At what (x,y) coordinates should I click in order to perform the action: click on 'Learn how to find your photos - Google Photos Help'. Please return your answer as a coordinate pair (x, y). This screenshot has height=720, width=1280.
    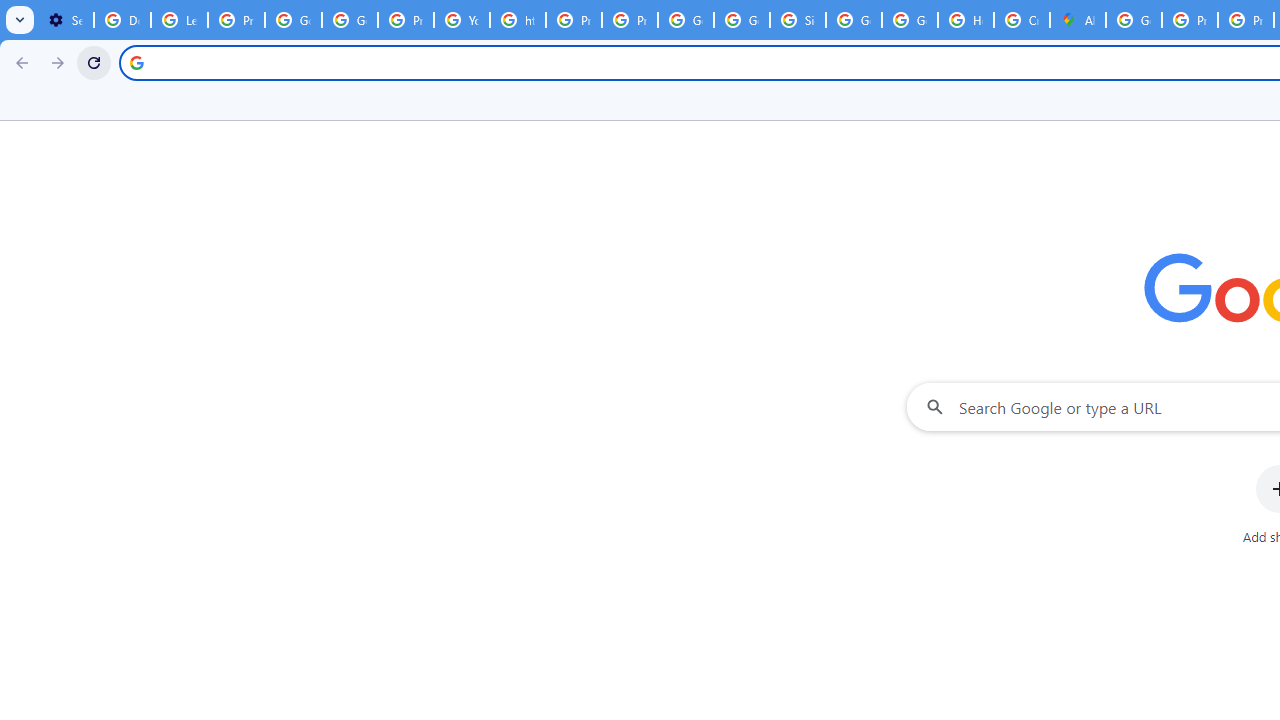
    Looking at the image, I should click on (179, 20).